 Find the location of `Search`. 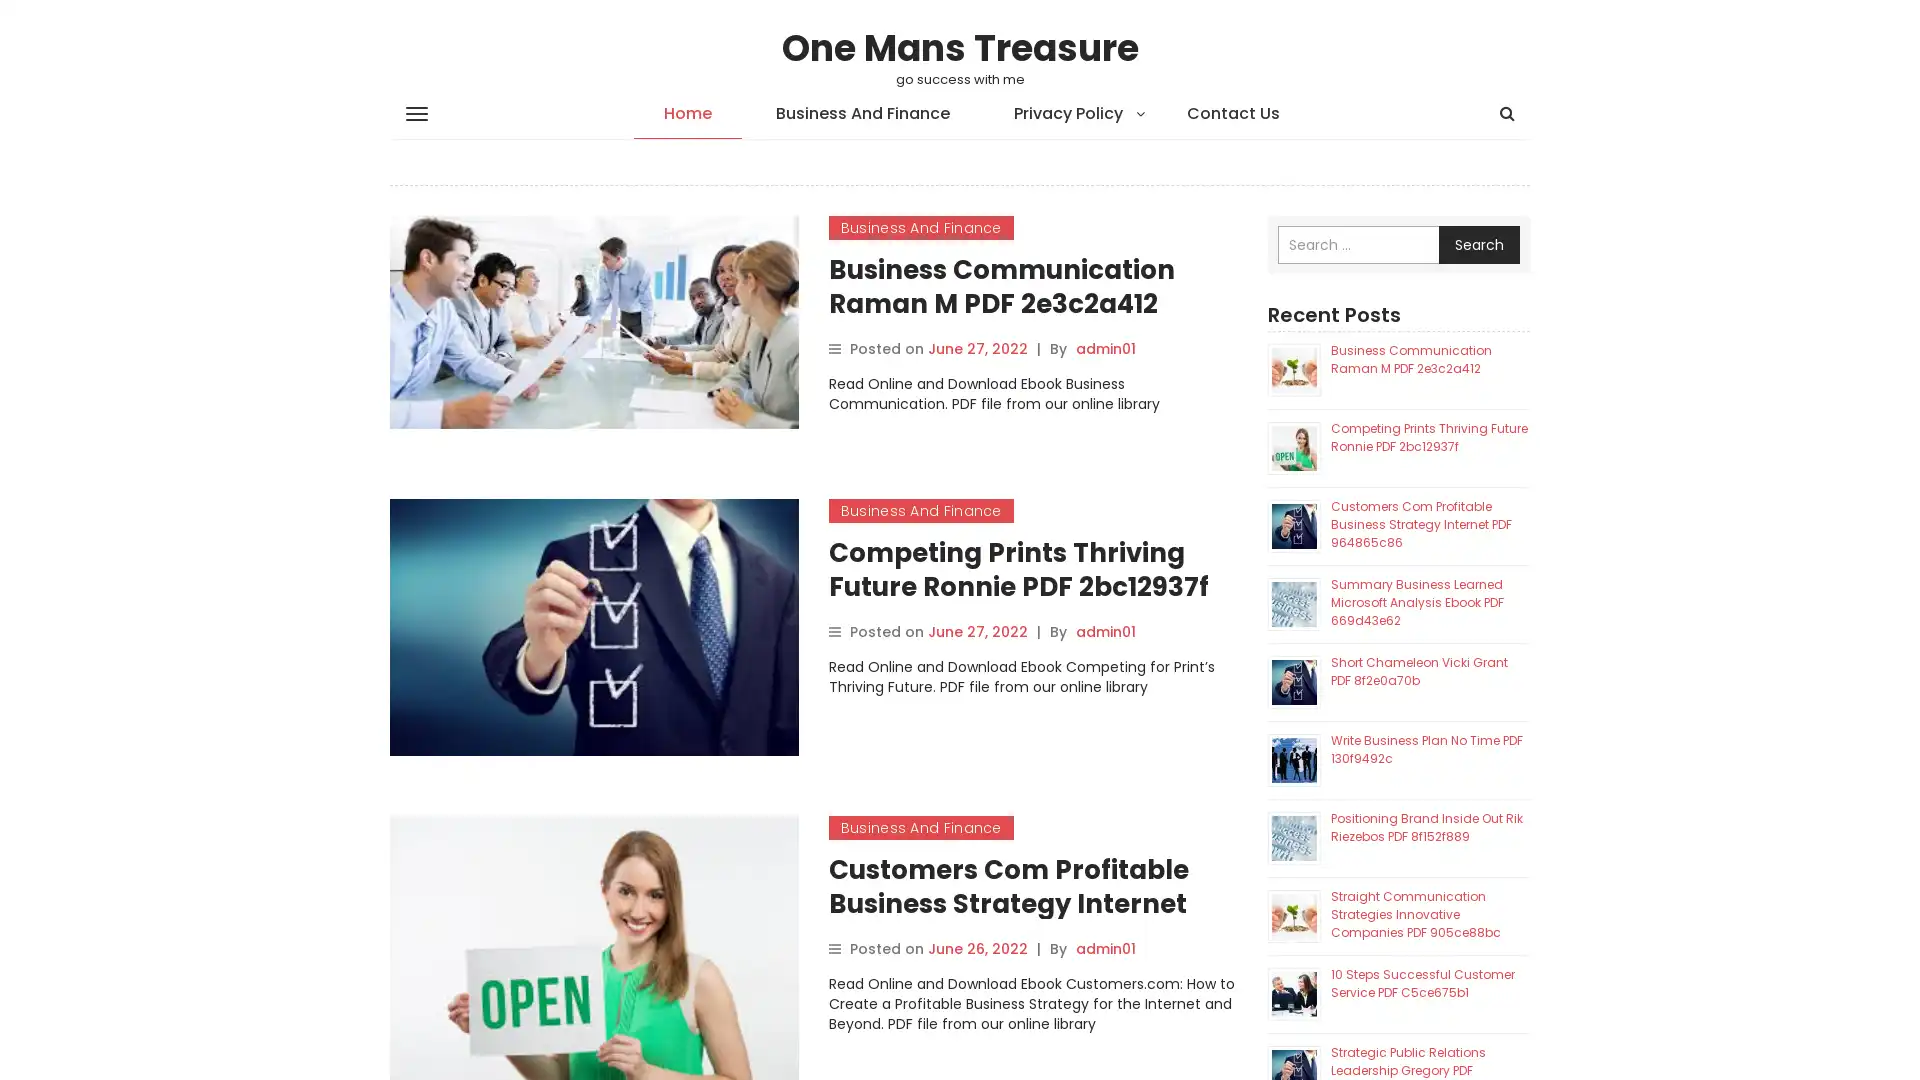

Search is located at coordinates (1479, 244).